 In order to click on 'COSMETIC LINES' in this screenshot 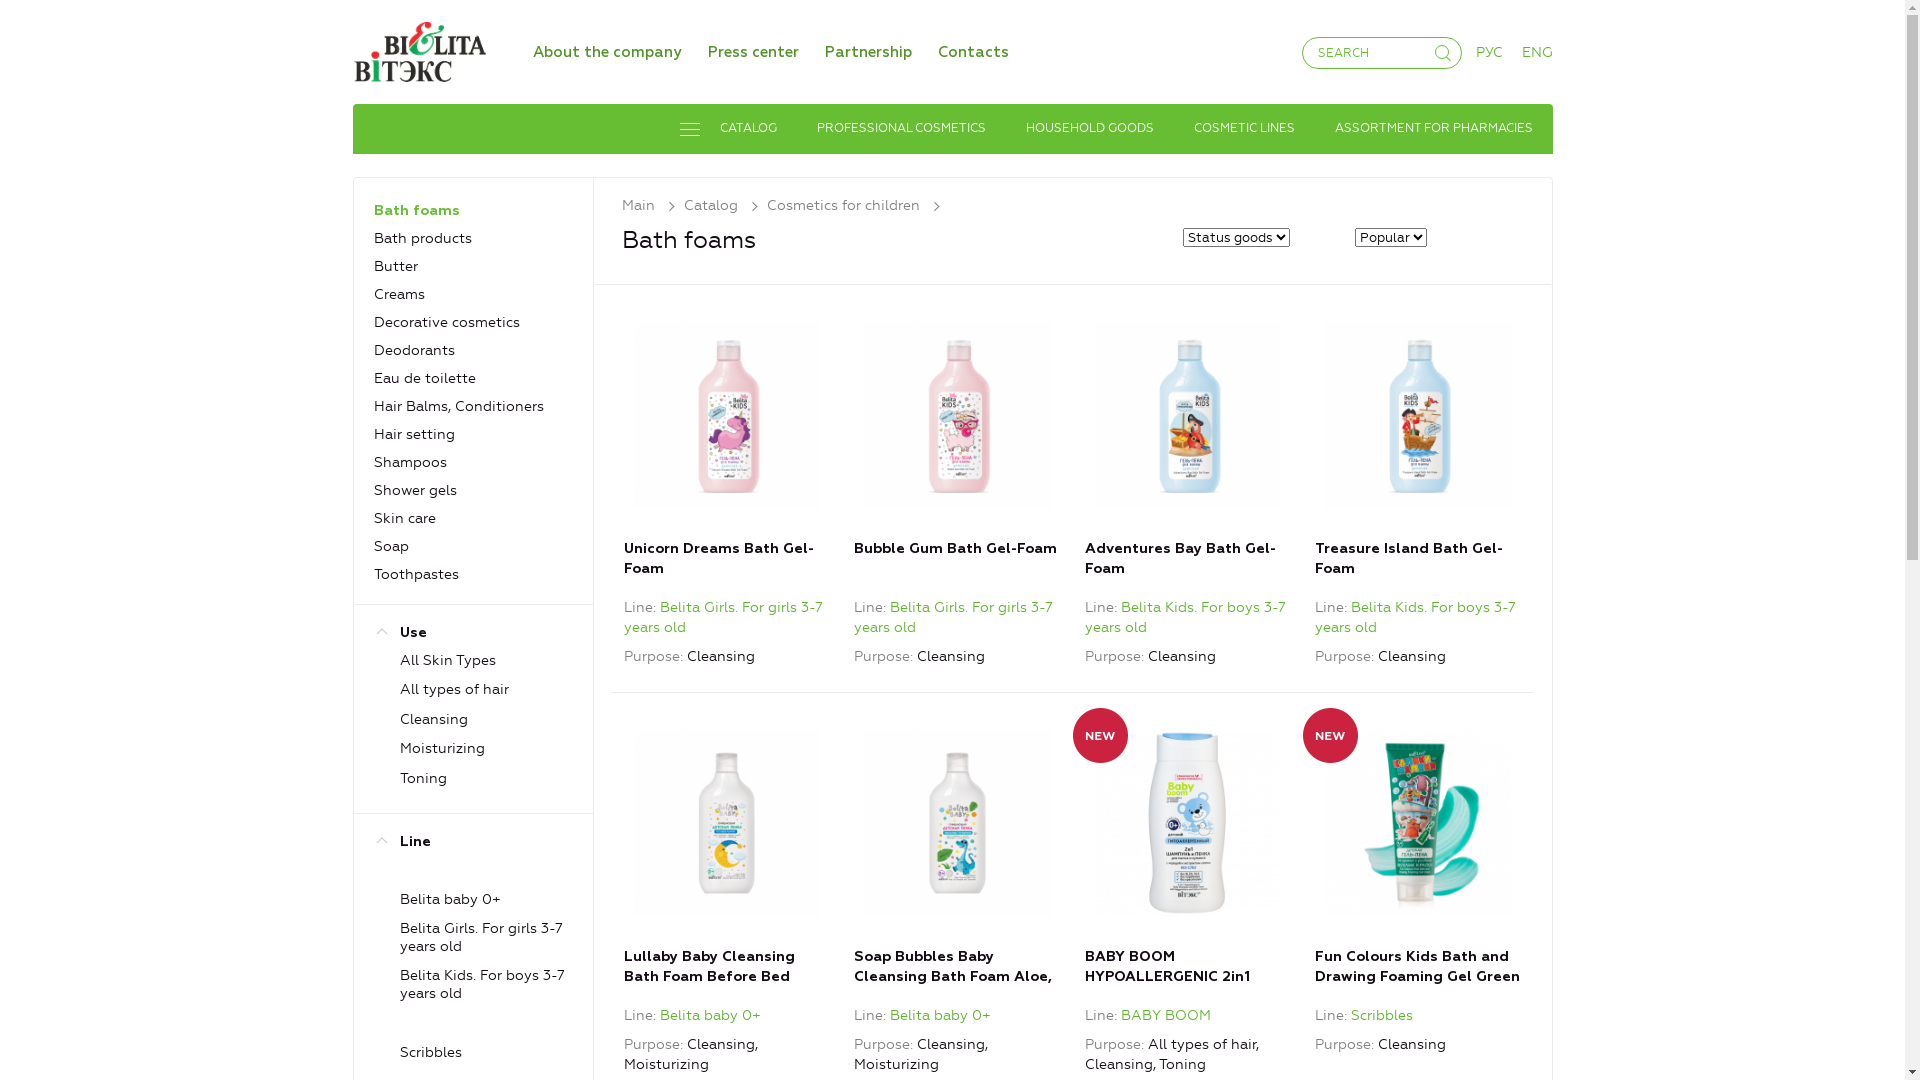, I will do `click(1243, 128)`.